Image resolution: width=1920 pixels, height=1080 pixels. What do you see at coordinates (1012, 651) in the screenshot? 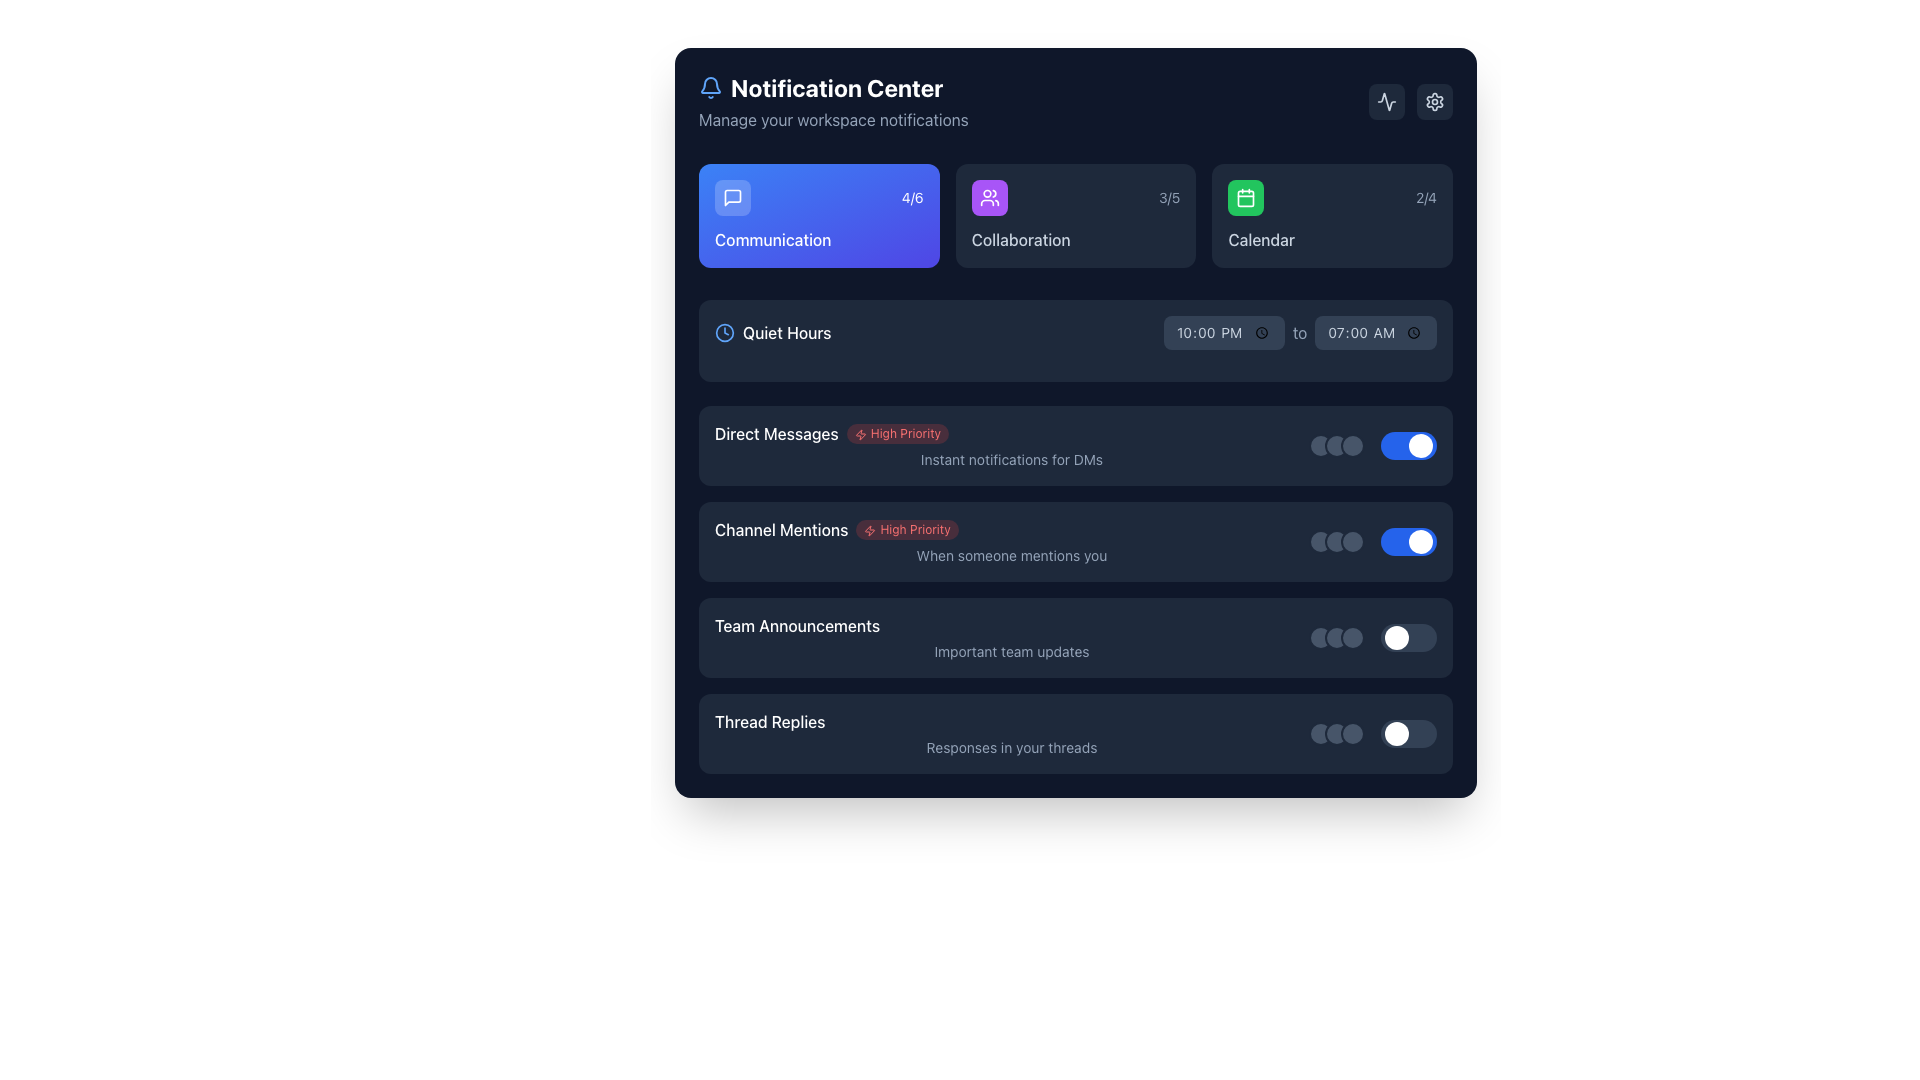
I see `the descriptive label located below the 'Team Announcements' heading` at bounding box center [1012, 651].